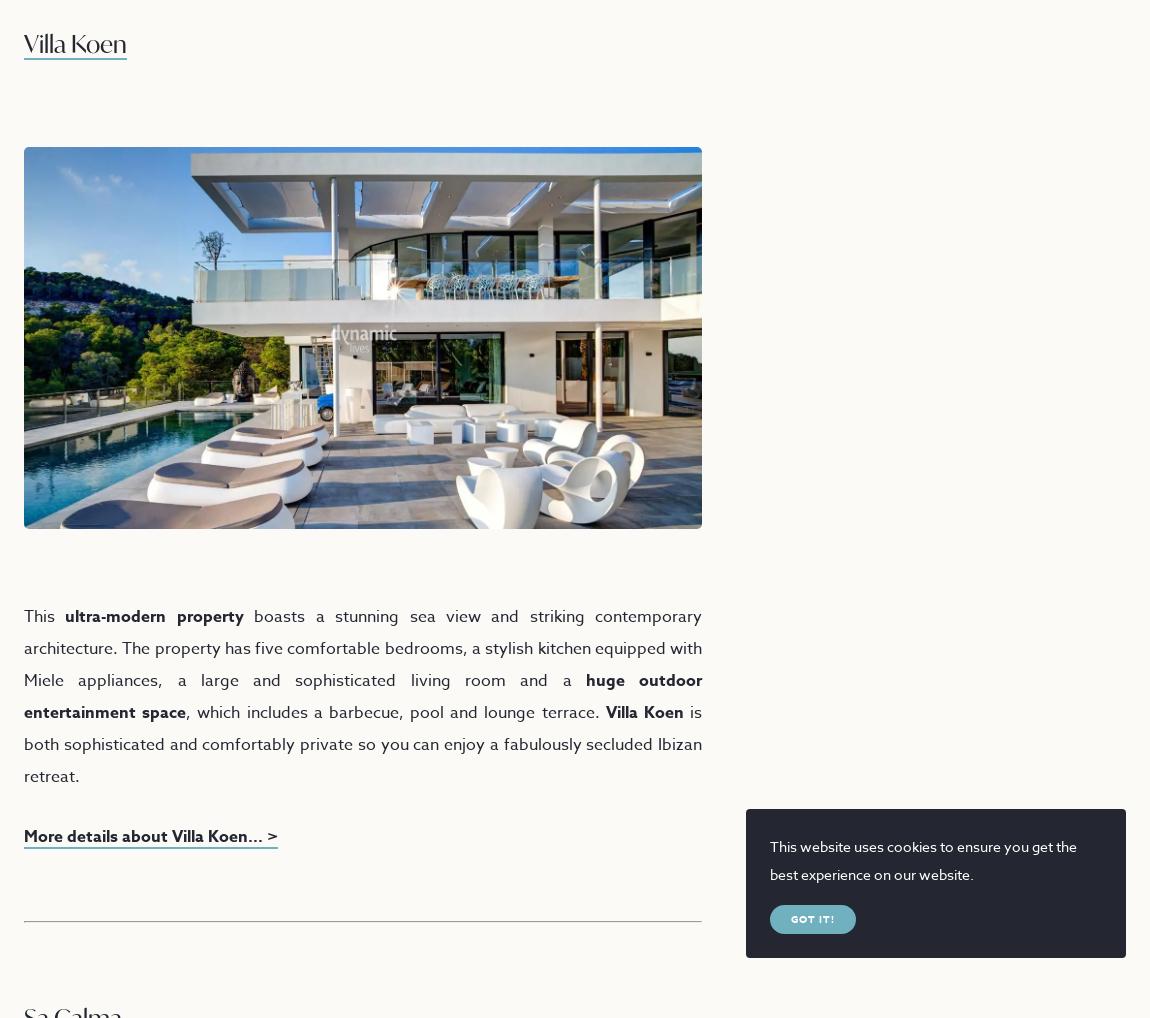 The width and height of the screenshot is (1150, 1018). Describe the element at coordinates (395, 711) in the screenshot. I see `', which includes a barbecue, pool and lounge terrace.'` at that location.